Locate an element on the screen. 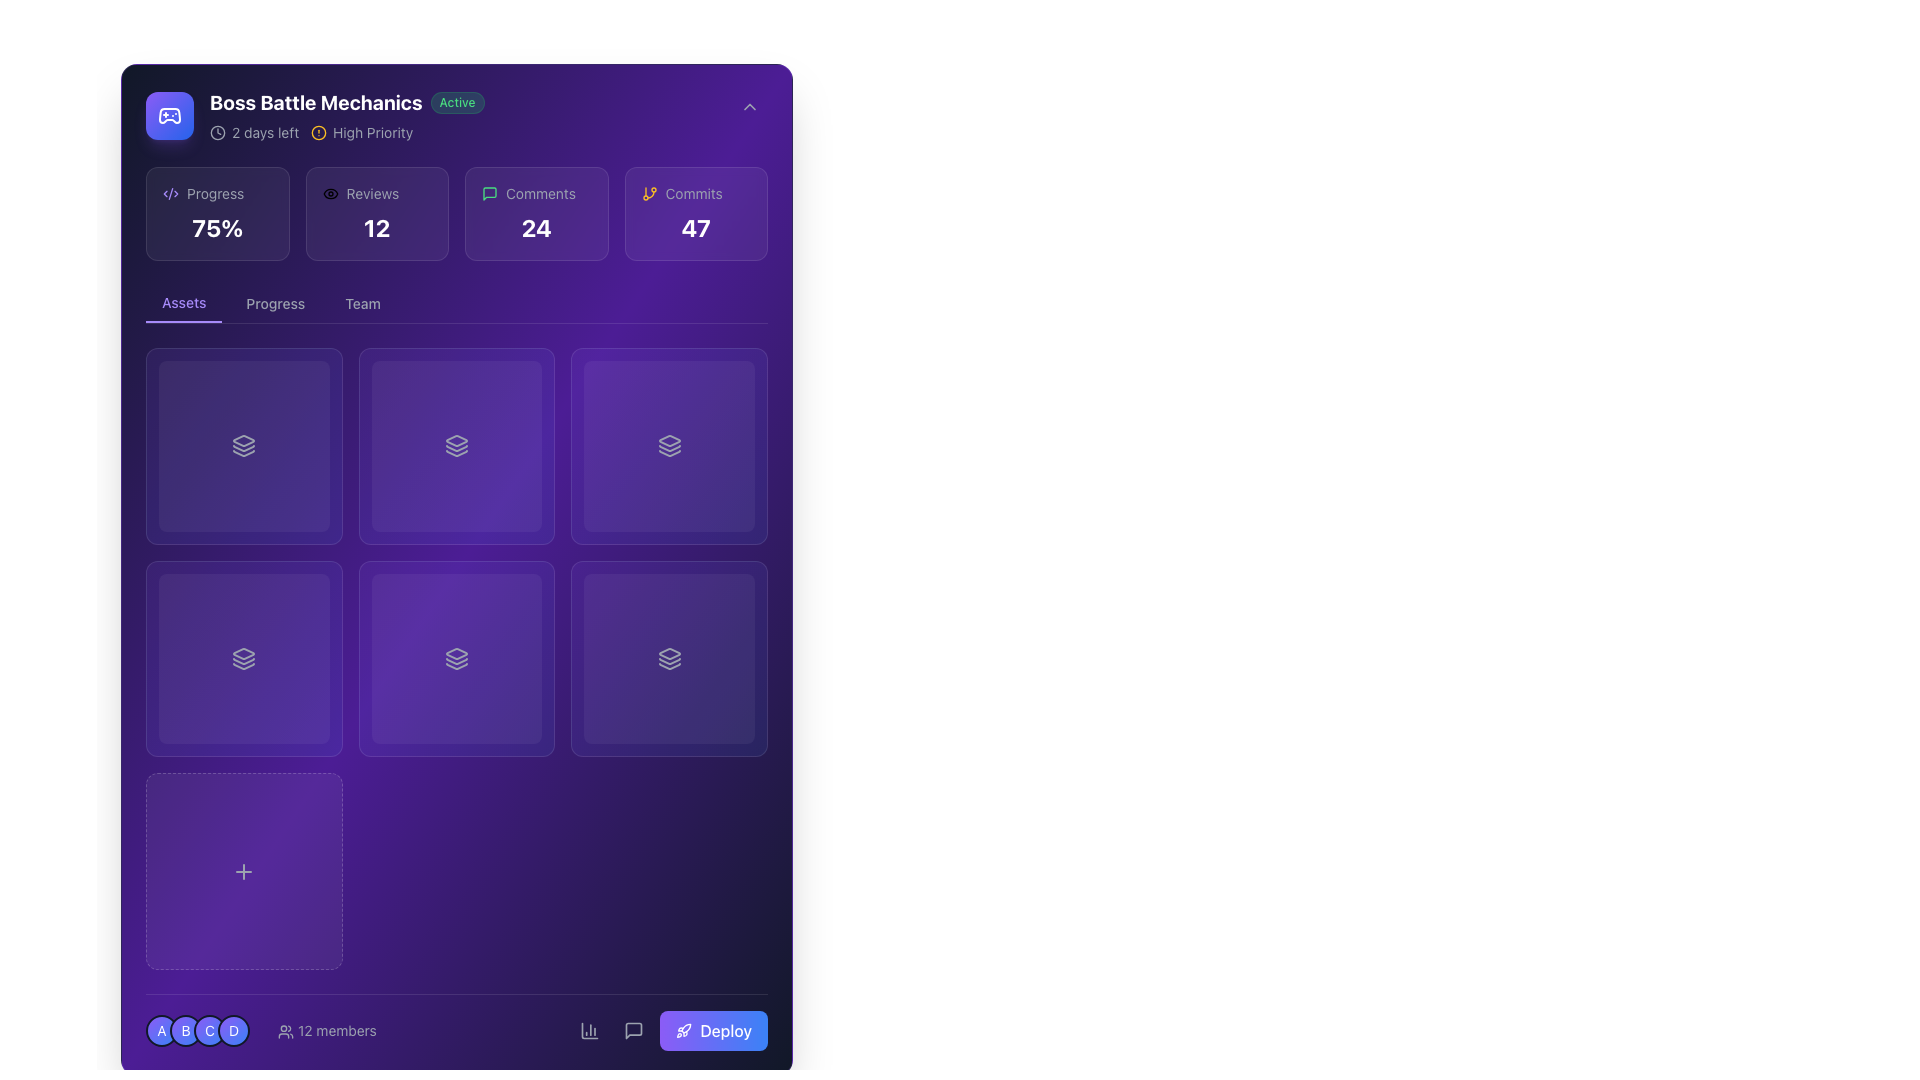 This screenshot has height=1080, width=1920. the square-shaped button with rounded corners and a dashed border that has a 'plus' icon in the center to activate the hover effect is located at coordinates (243, 870).